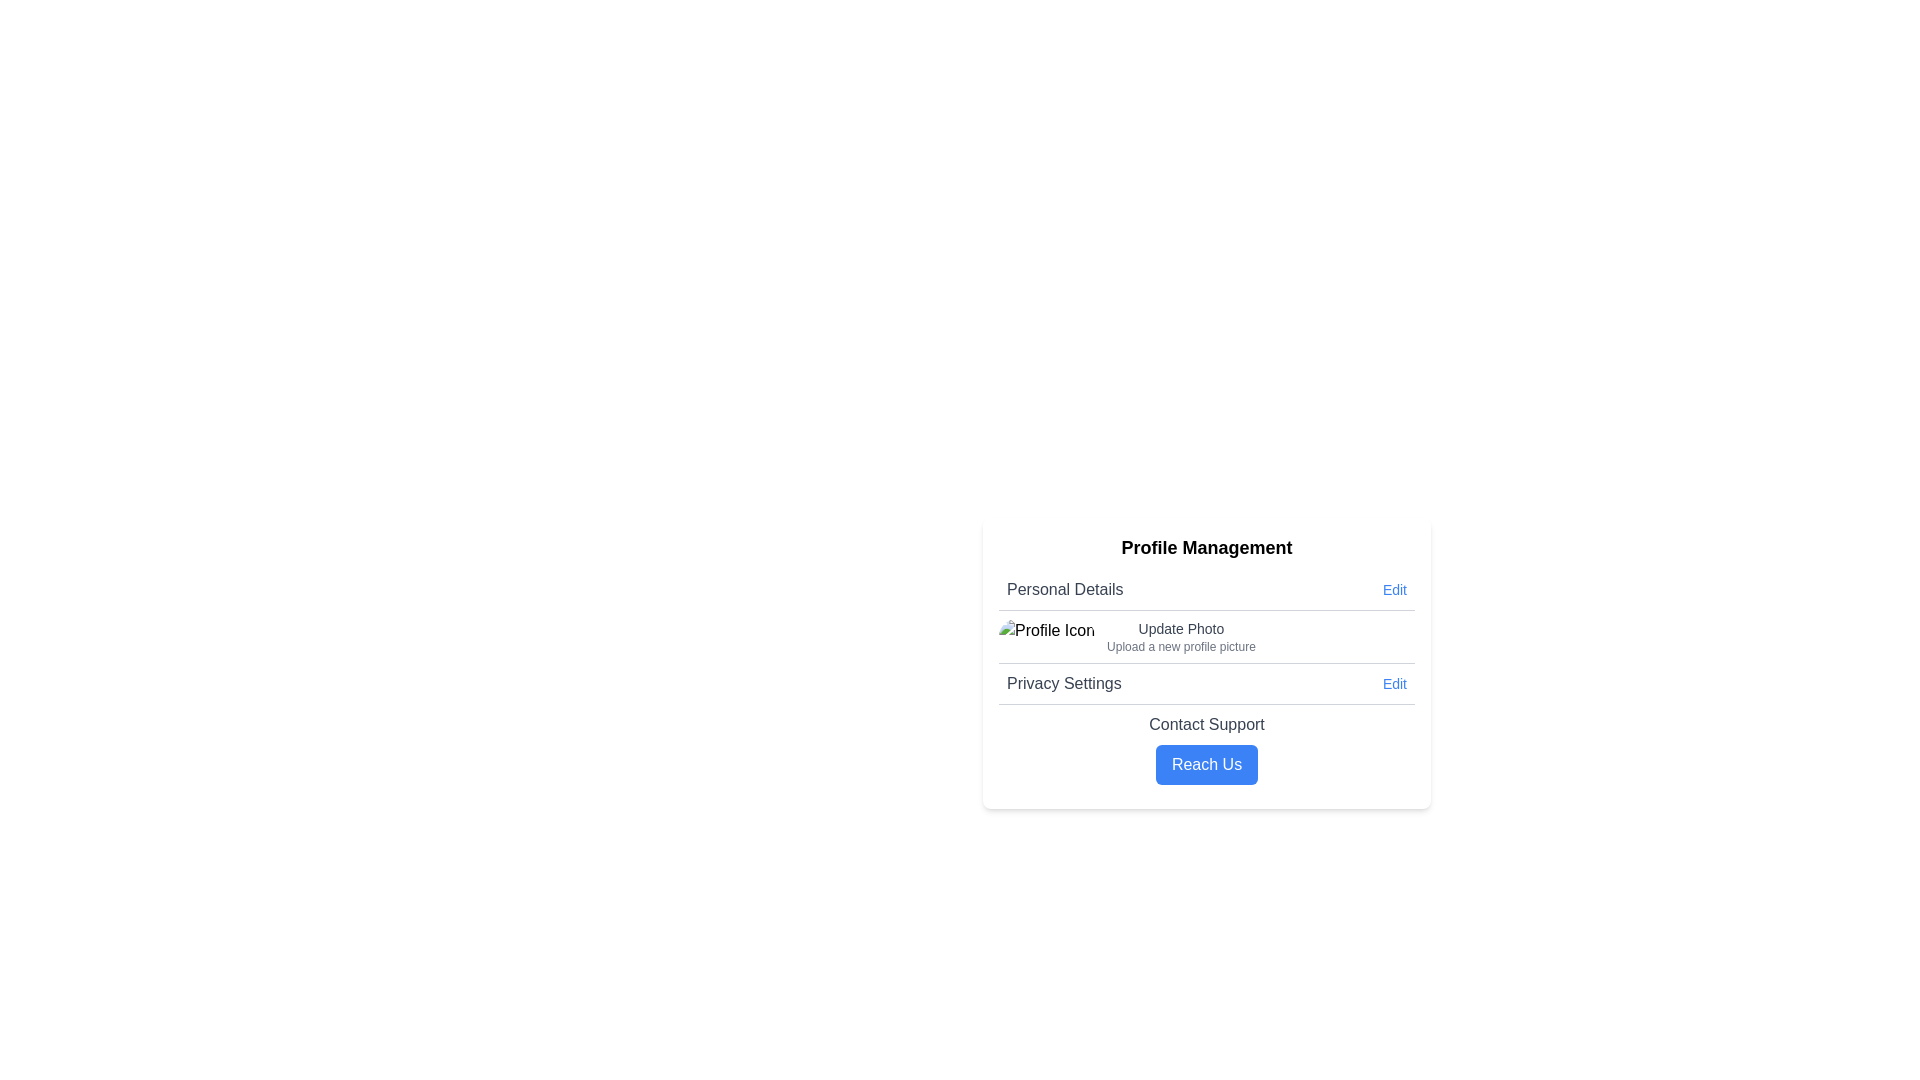 This screenshot has width=1920, height=1080. I want to click on the 'Edit' hyperlink, so click(1393, 589).